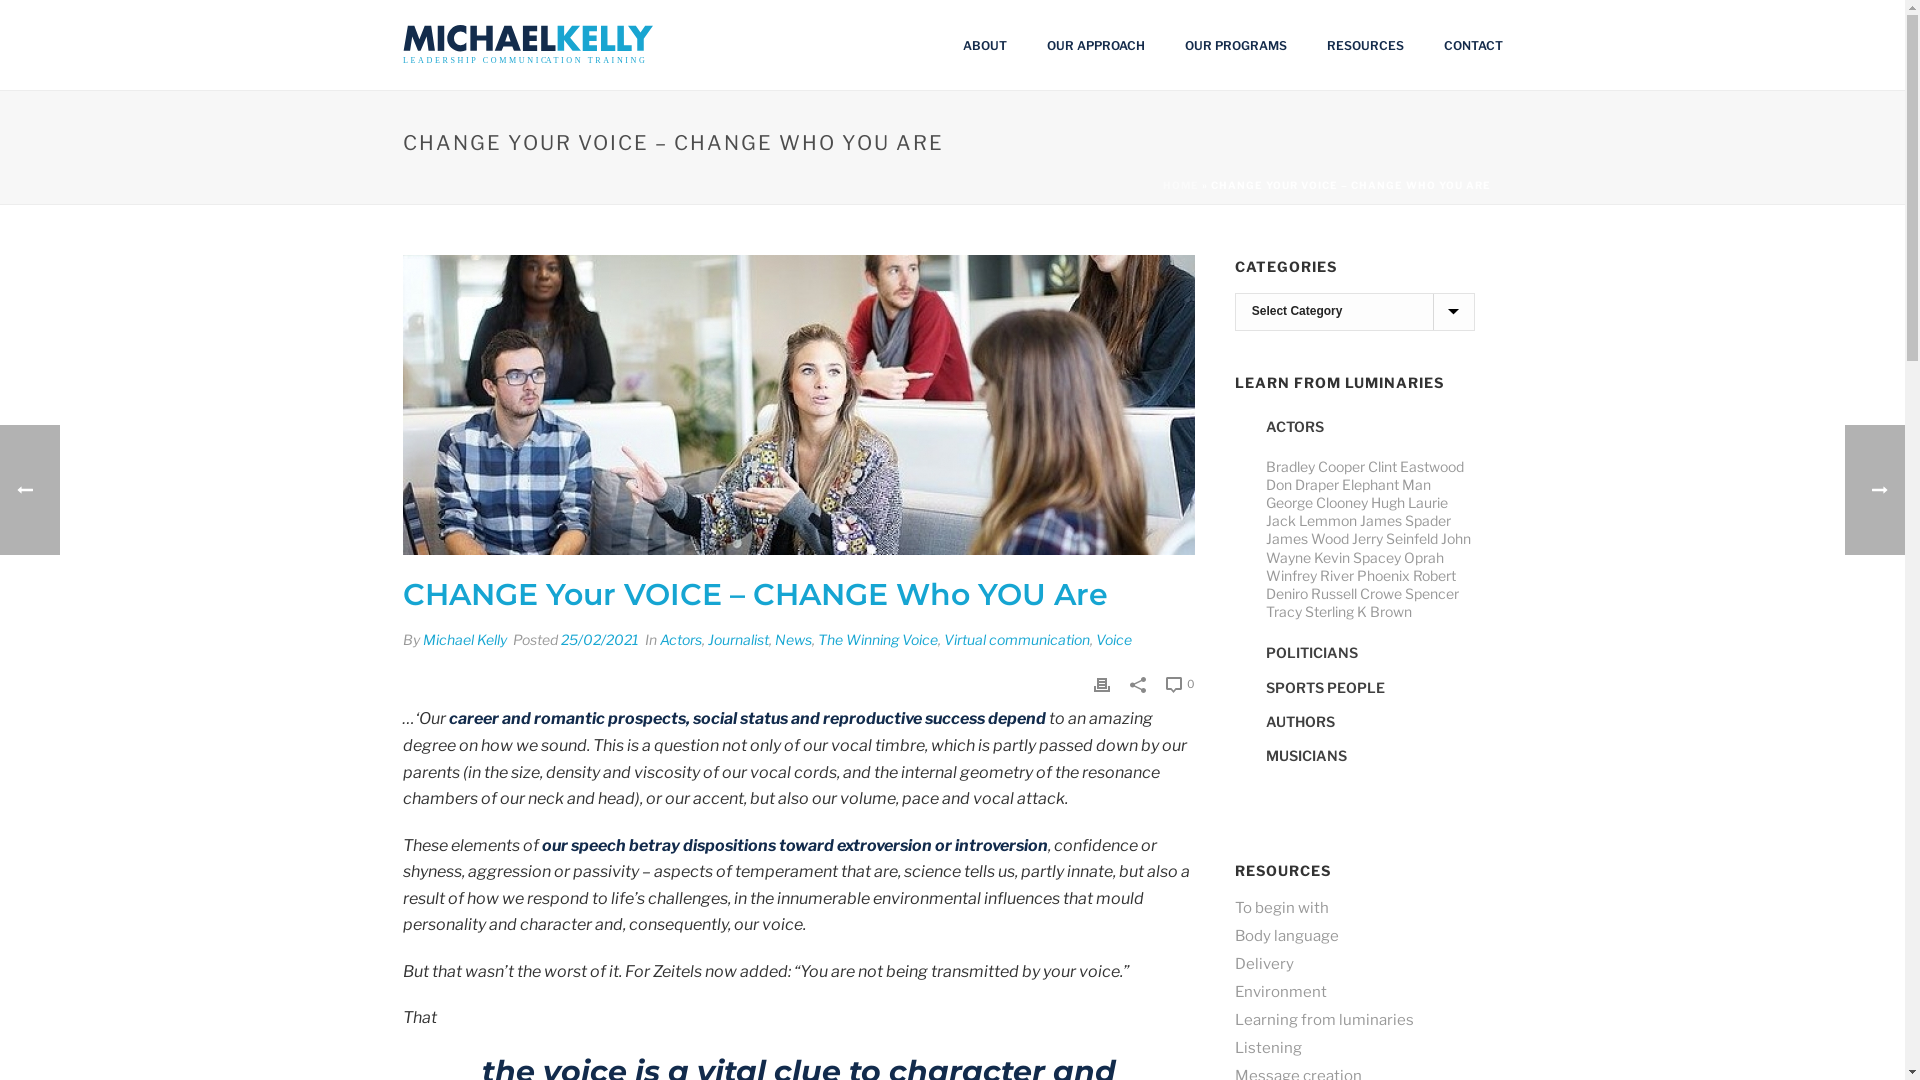 This screenshot has width=1920, height=1080. I want to click on 'Don Draper', so click(1302, 484).